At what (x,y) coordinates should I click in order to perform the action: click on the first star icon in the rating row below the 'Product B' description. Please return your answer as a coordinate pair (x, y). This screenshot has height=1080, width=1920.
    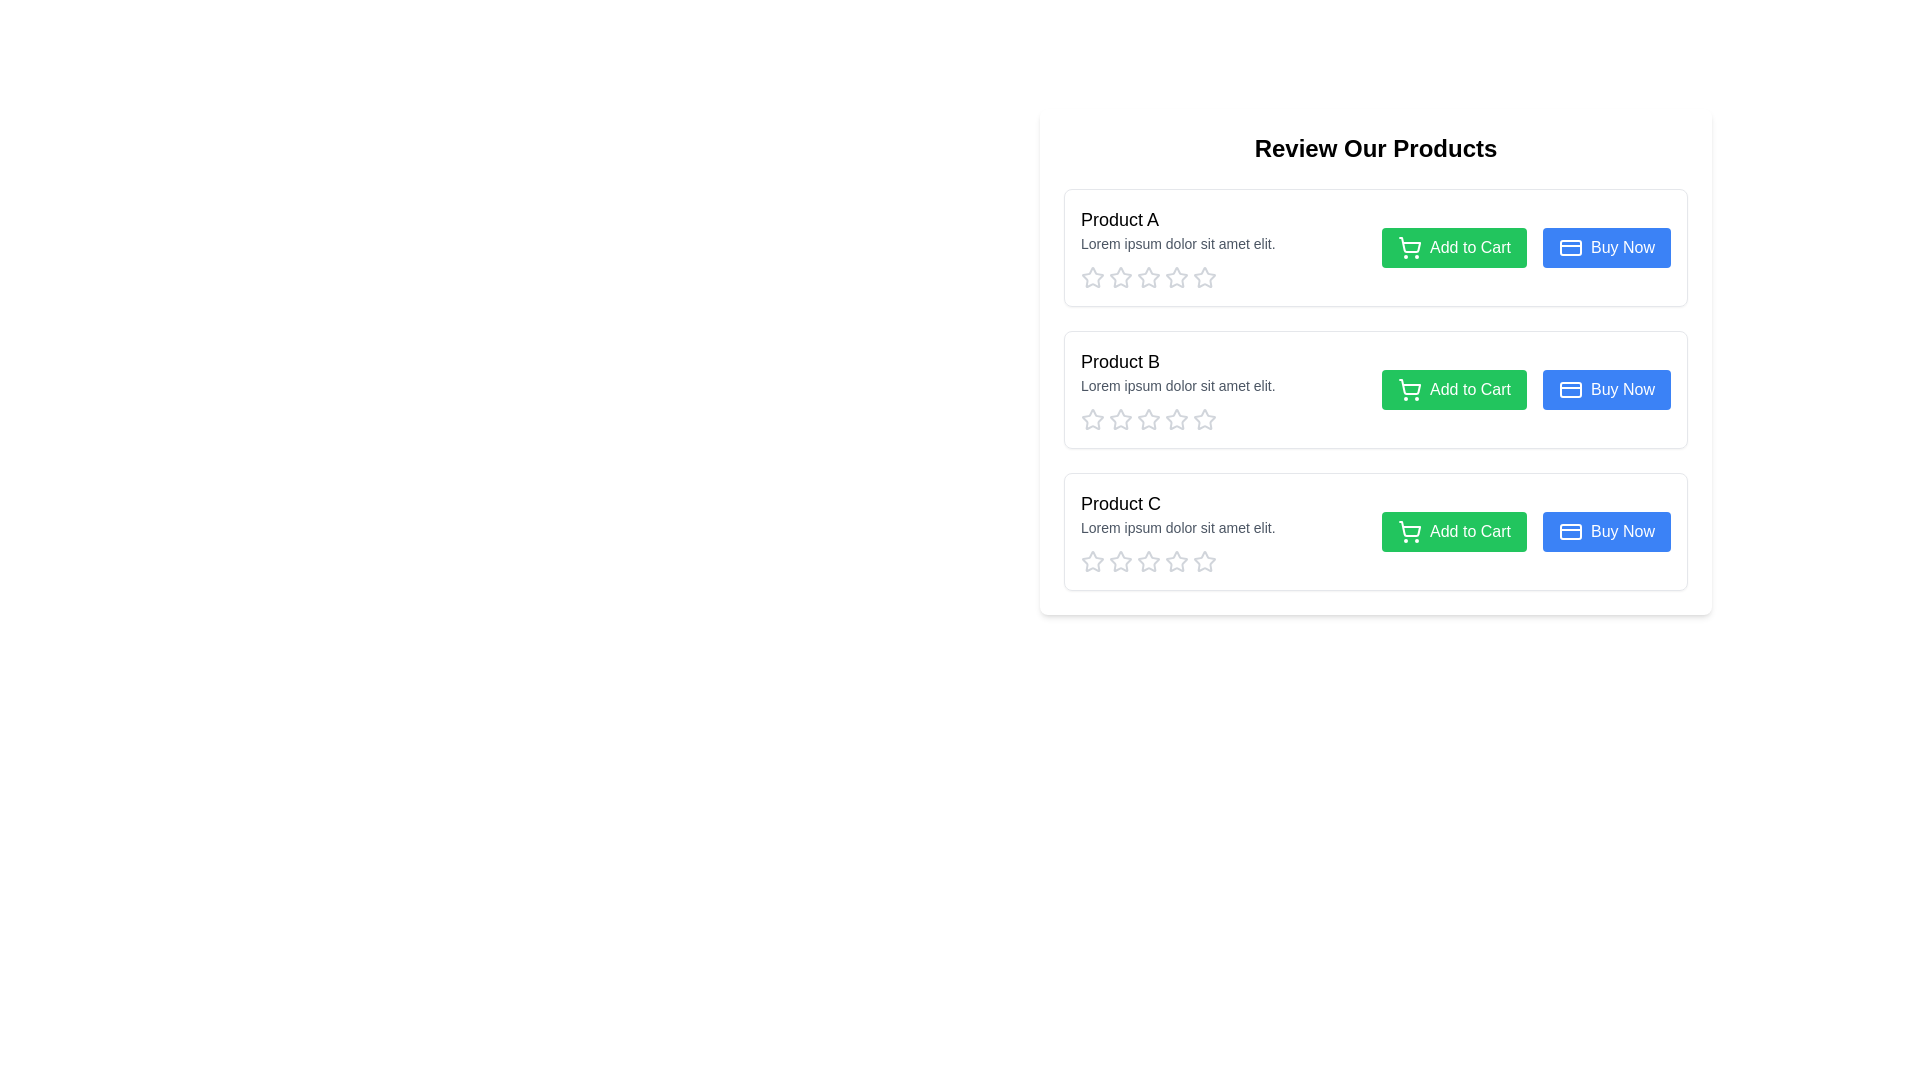
    Looking at the image, I should click on (1092, 419).